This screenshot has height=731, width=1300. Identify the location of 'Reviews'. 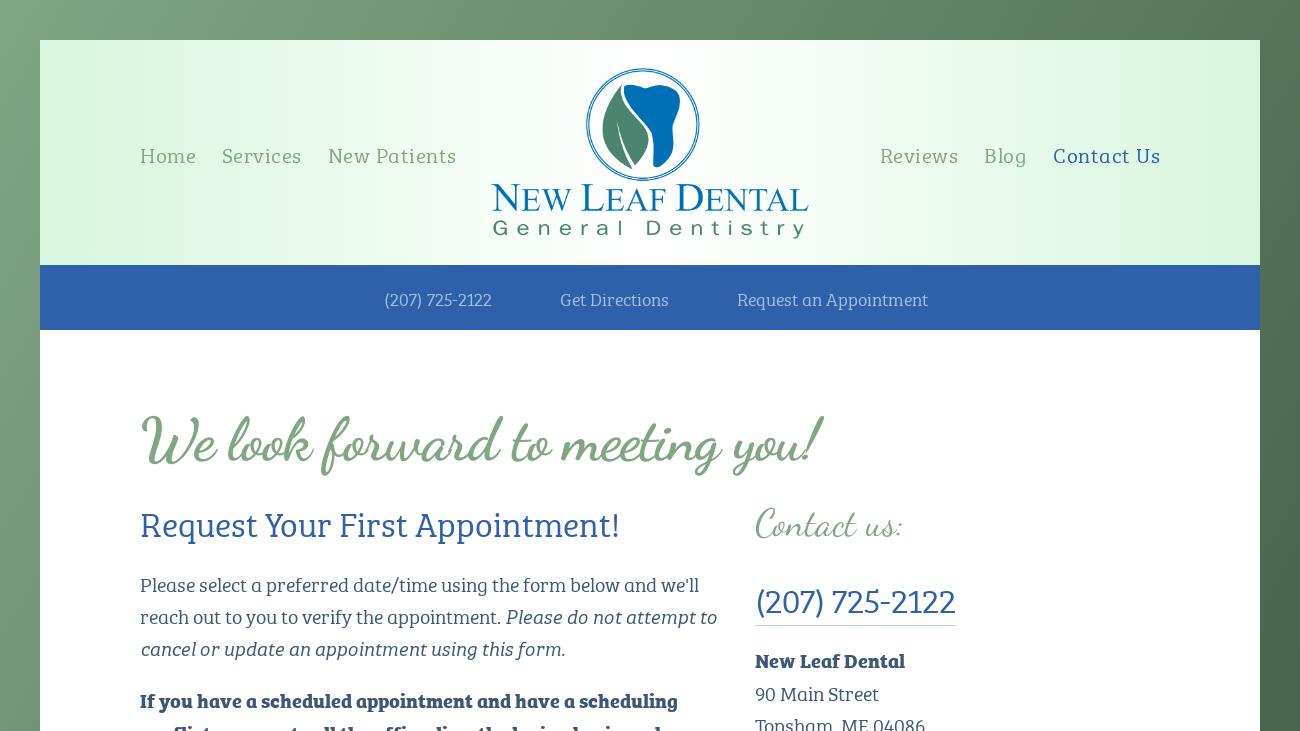
(917, 152).